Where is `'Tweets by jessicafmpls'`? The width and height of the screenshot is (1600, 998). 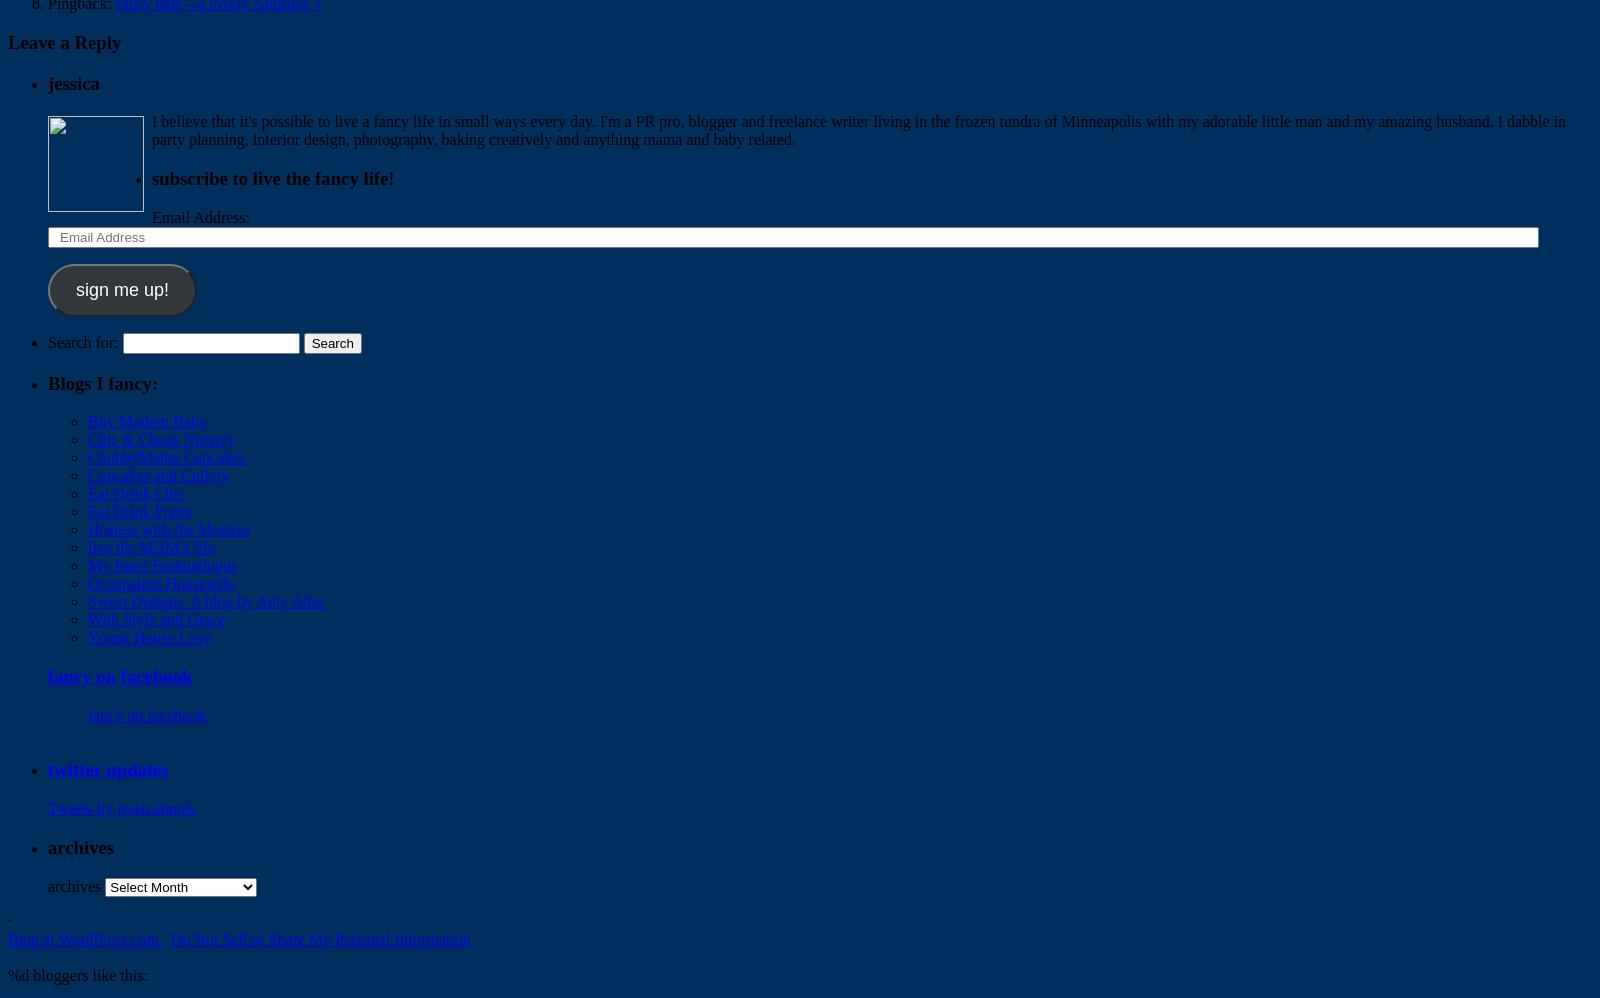
'Tweets by jessicafmpls' is located at coordinates (120, 808).